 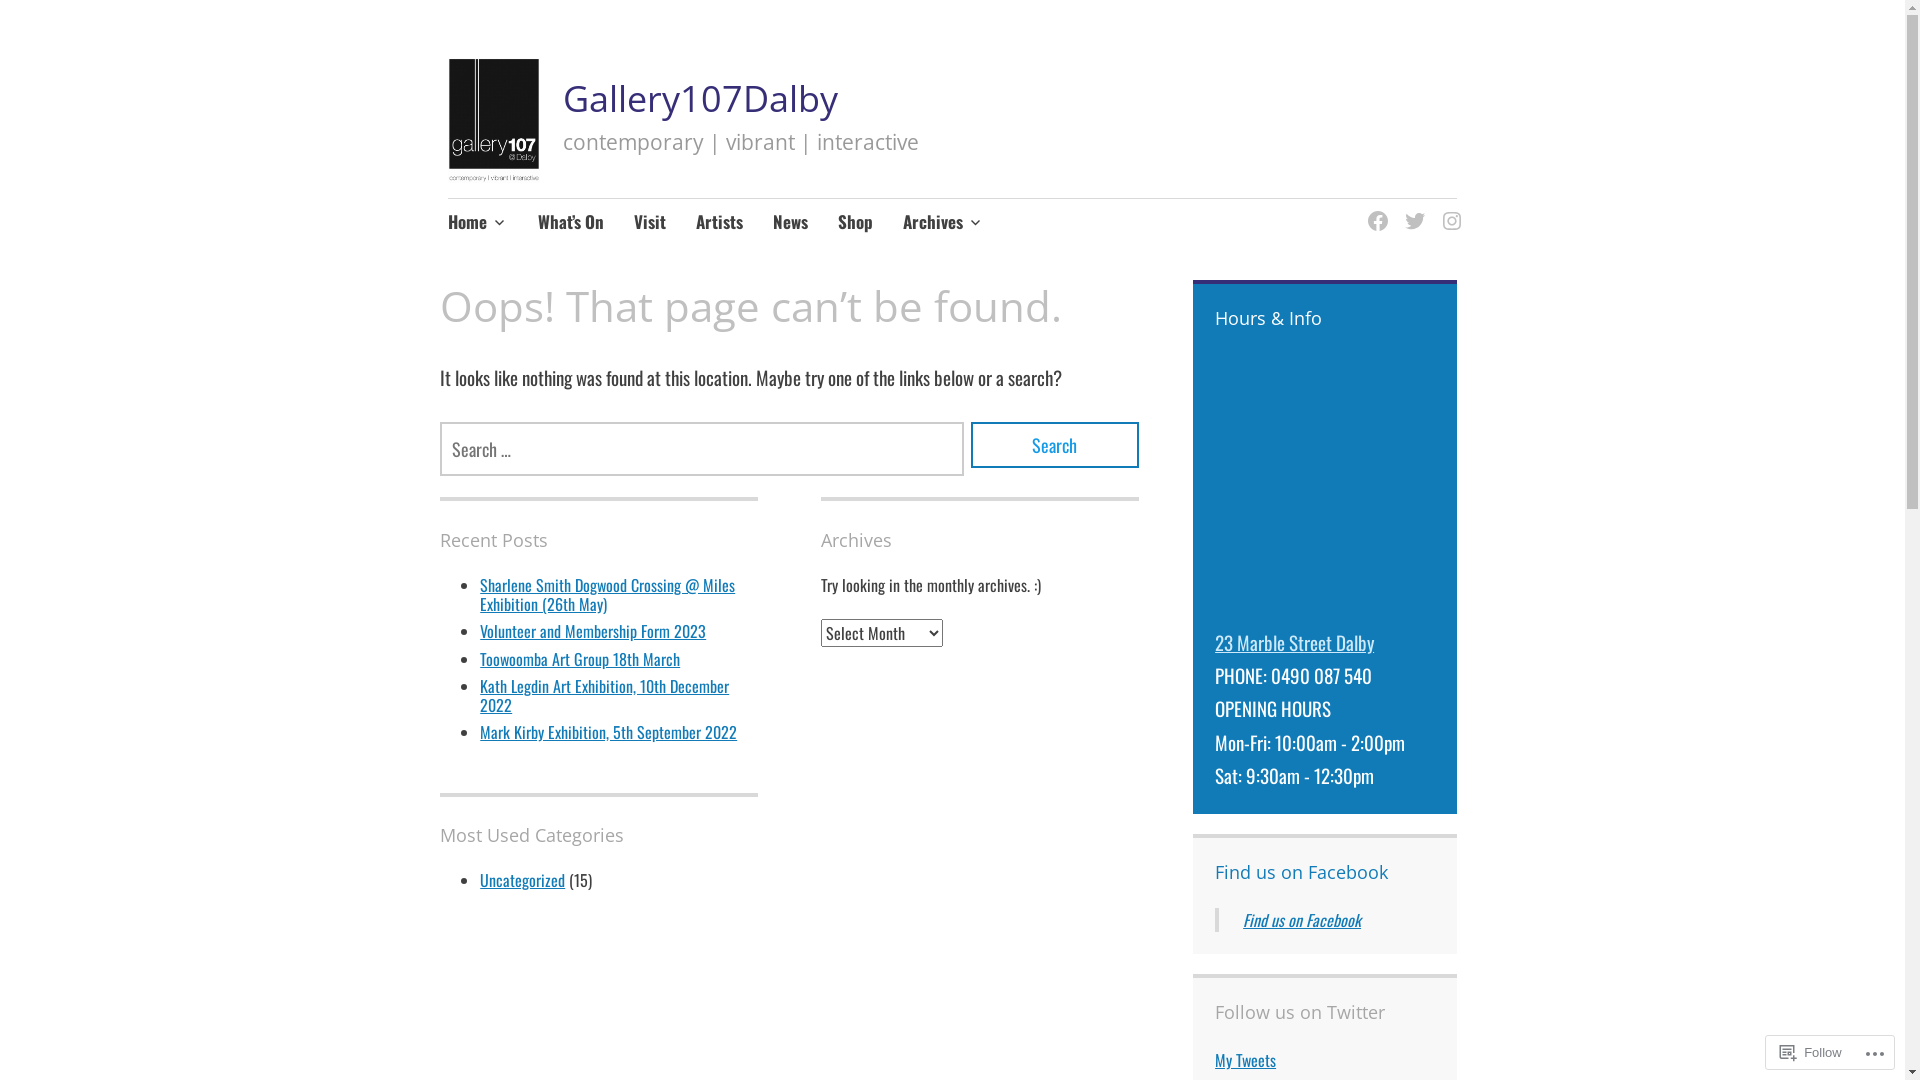 I want to click on 'News', so click(x=789, y=223).